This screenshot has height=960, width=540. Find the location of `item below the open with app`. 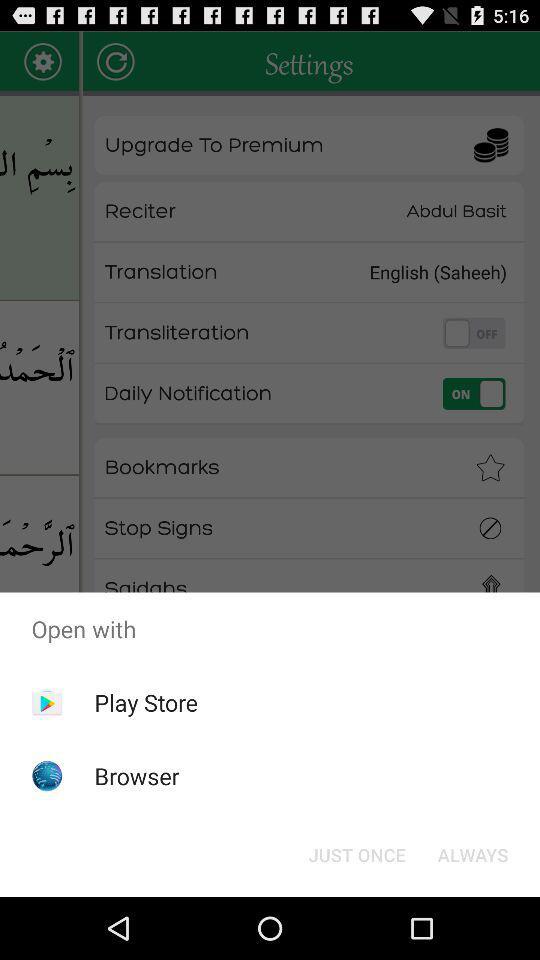

item below the open with app is located at coordinates (145, 702).